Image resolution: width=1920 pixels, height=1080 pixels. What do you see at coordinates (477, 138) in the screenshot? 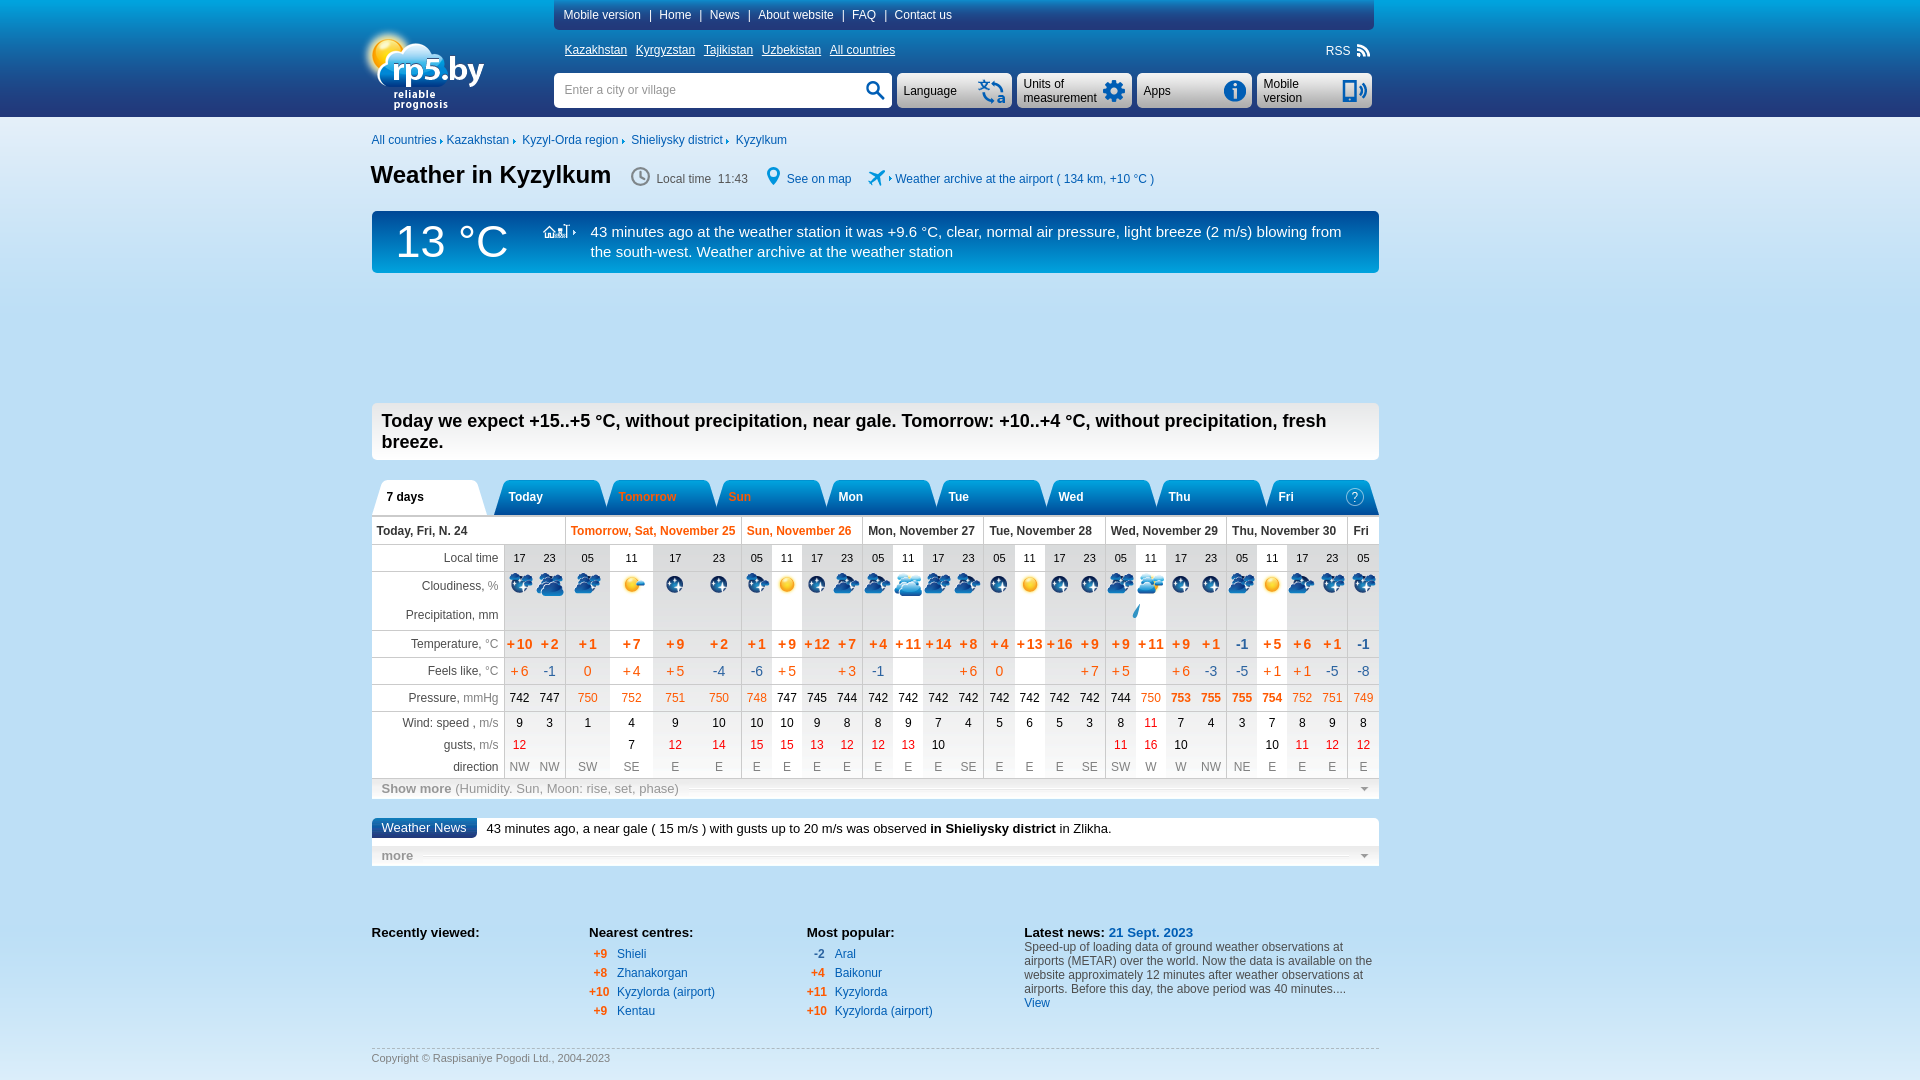
I see `'Kazakhstan'` at bounding box center [477, 138].